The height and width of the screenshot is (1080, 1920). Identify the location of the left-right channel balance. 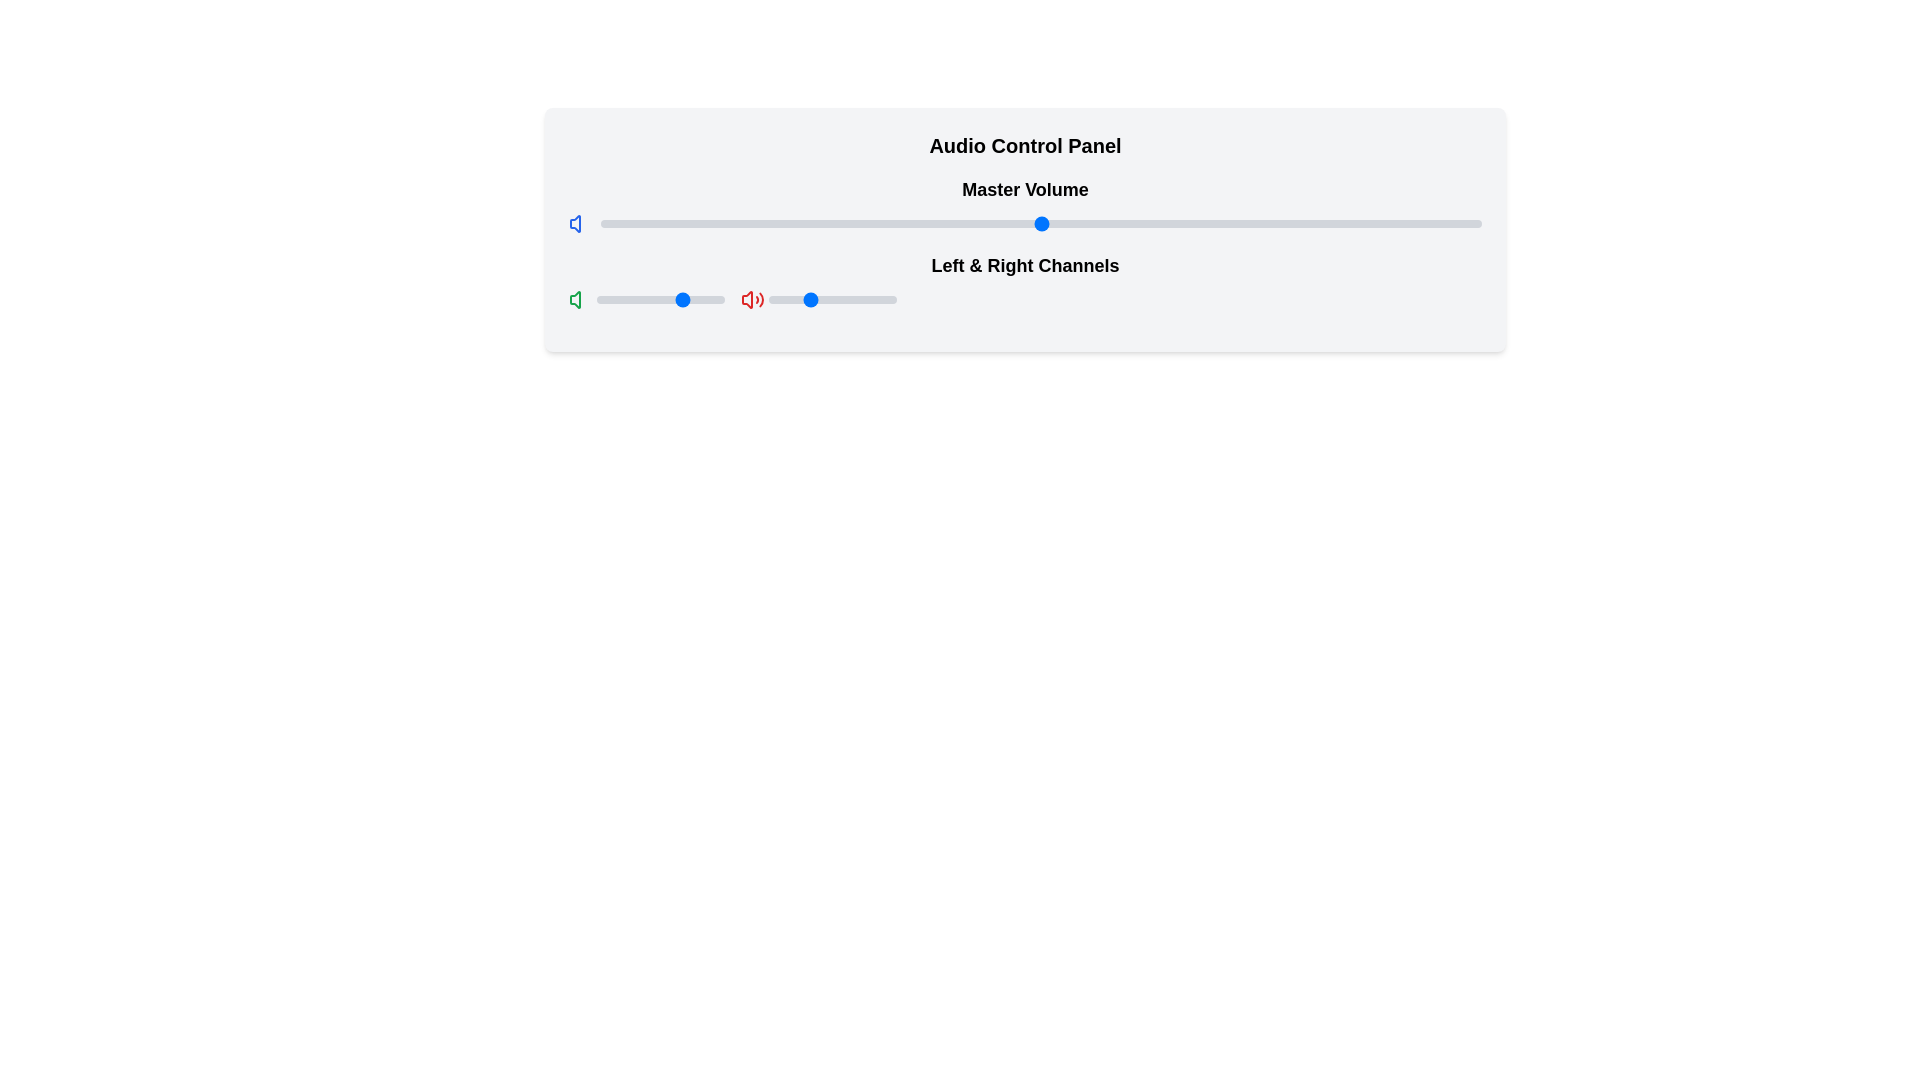
(621, 300).